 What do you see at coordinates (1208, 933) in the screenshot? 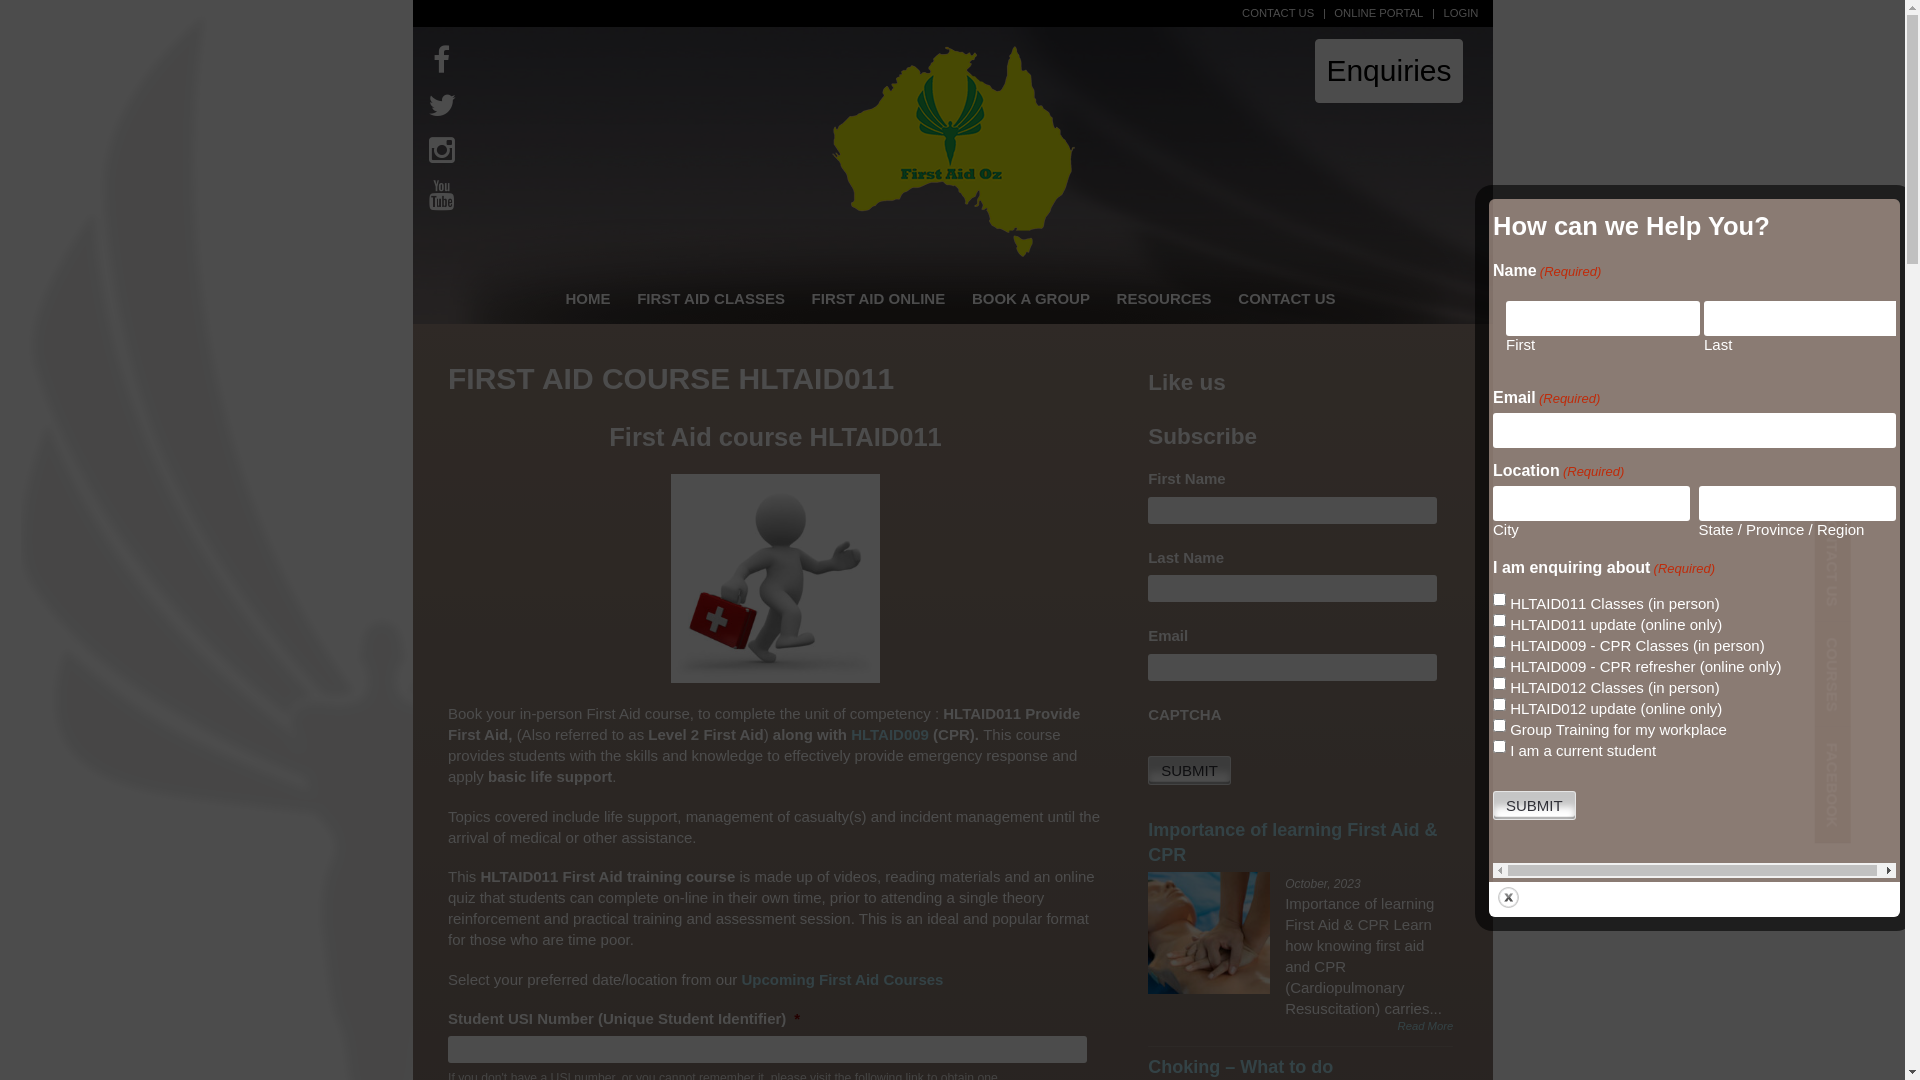
I see `'Importance of learning First Aid & CPR'` at bounding box center [1208, 933].